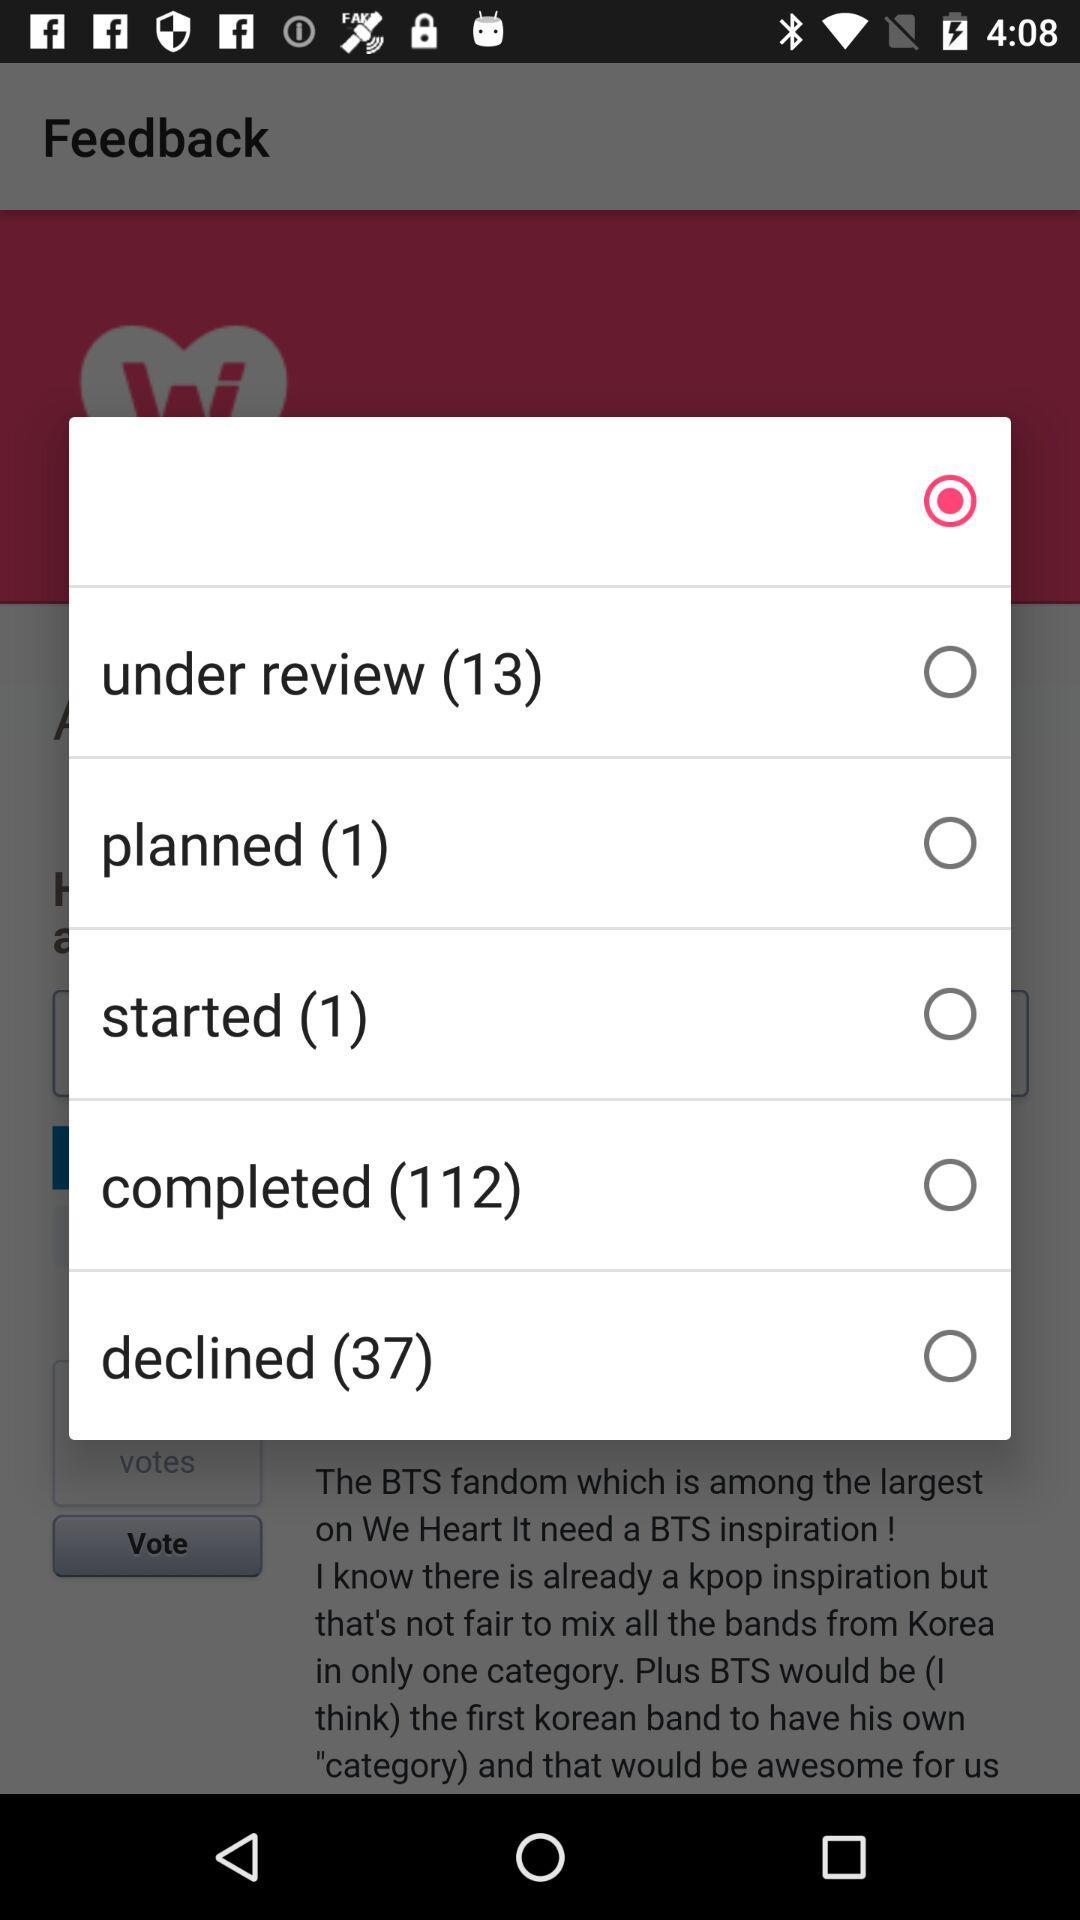 The width and height of the screenshot is (1080, 1920). I want to click on the started (1) icon, so click(540, 1013).